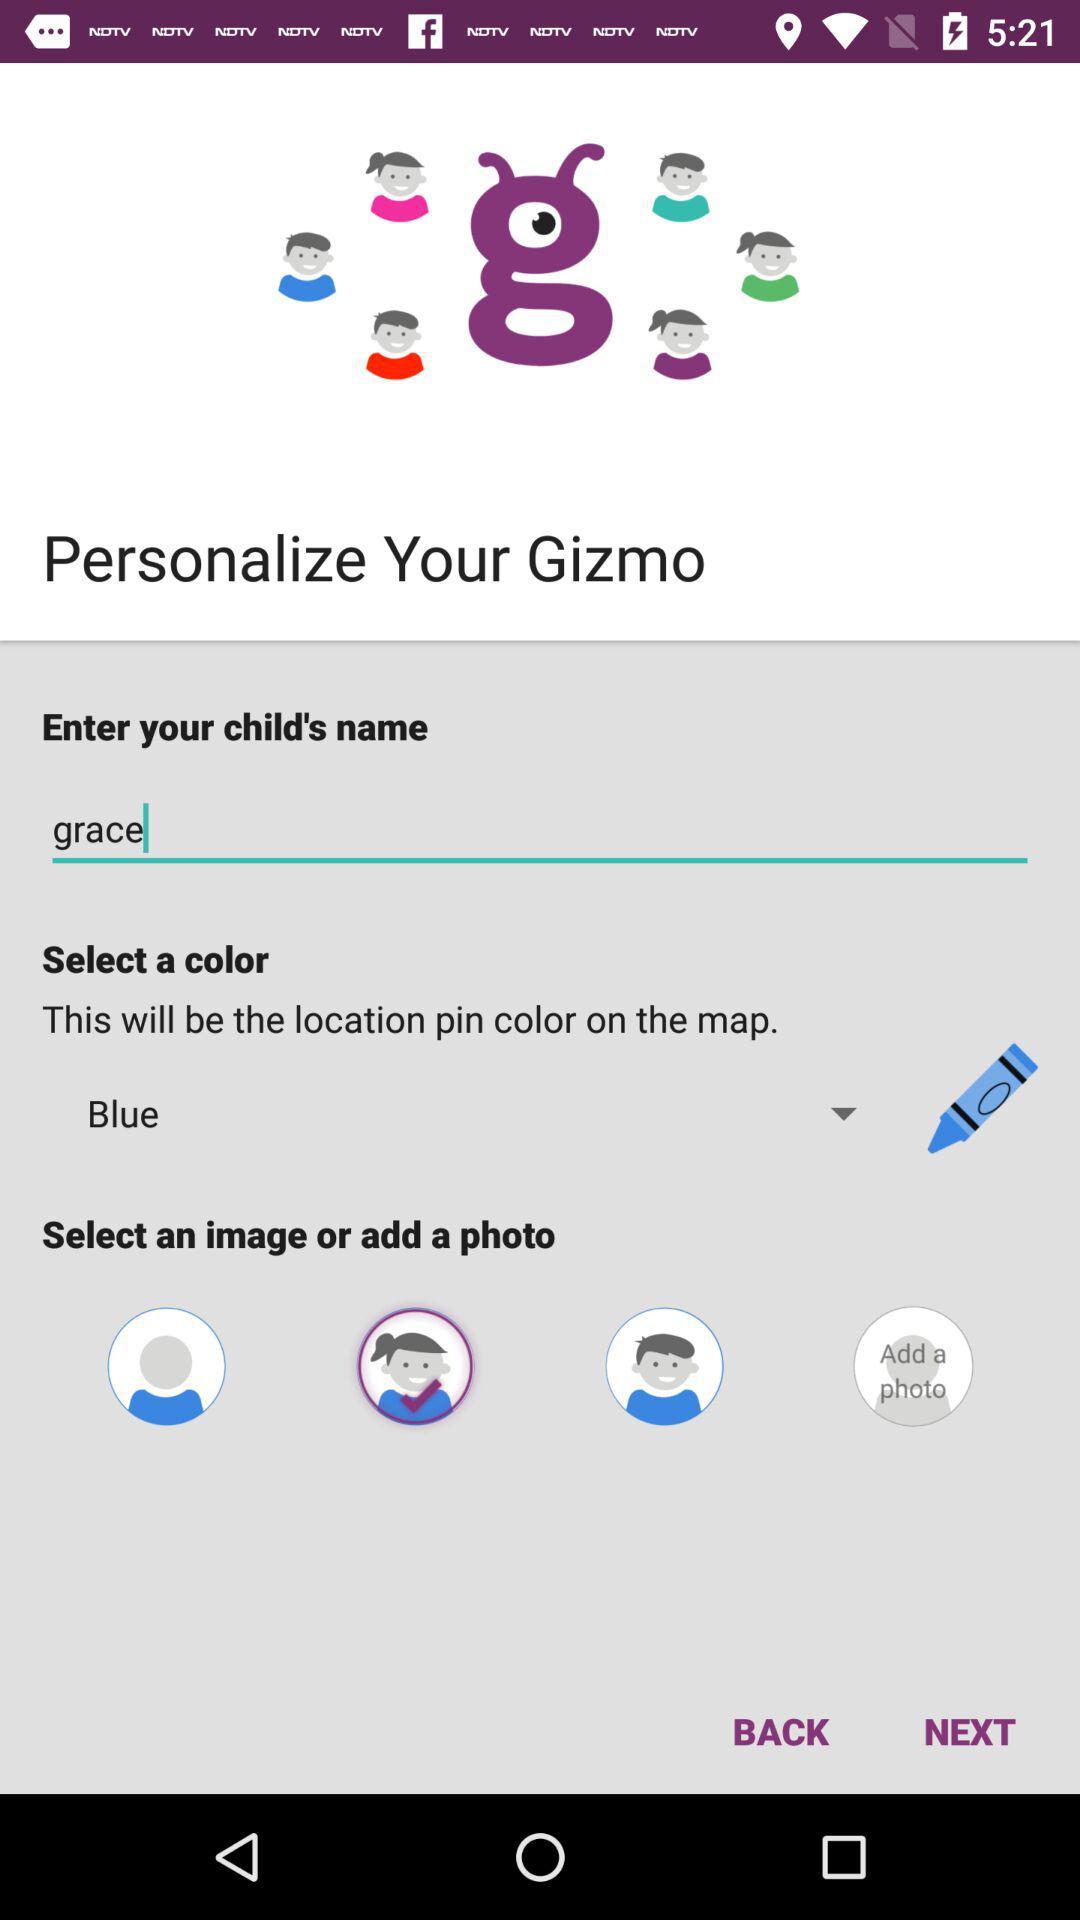  What do you see at coordinates (414, 1365) in the screenshot?
I see `this avatar` at bounding box center [414, 1365].